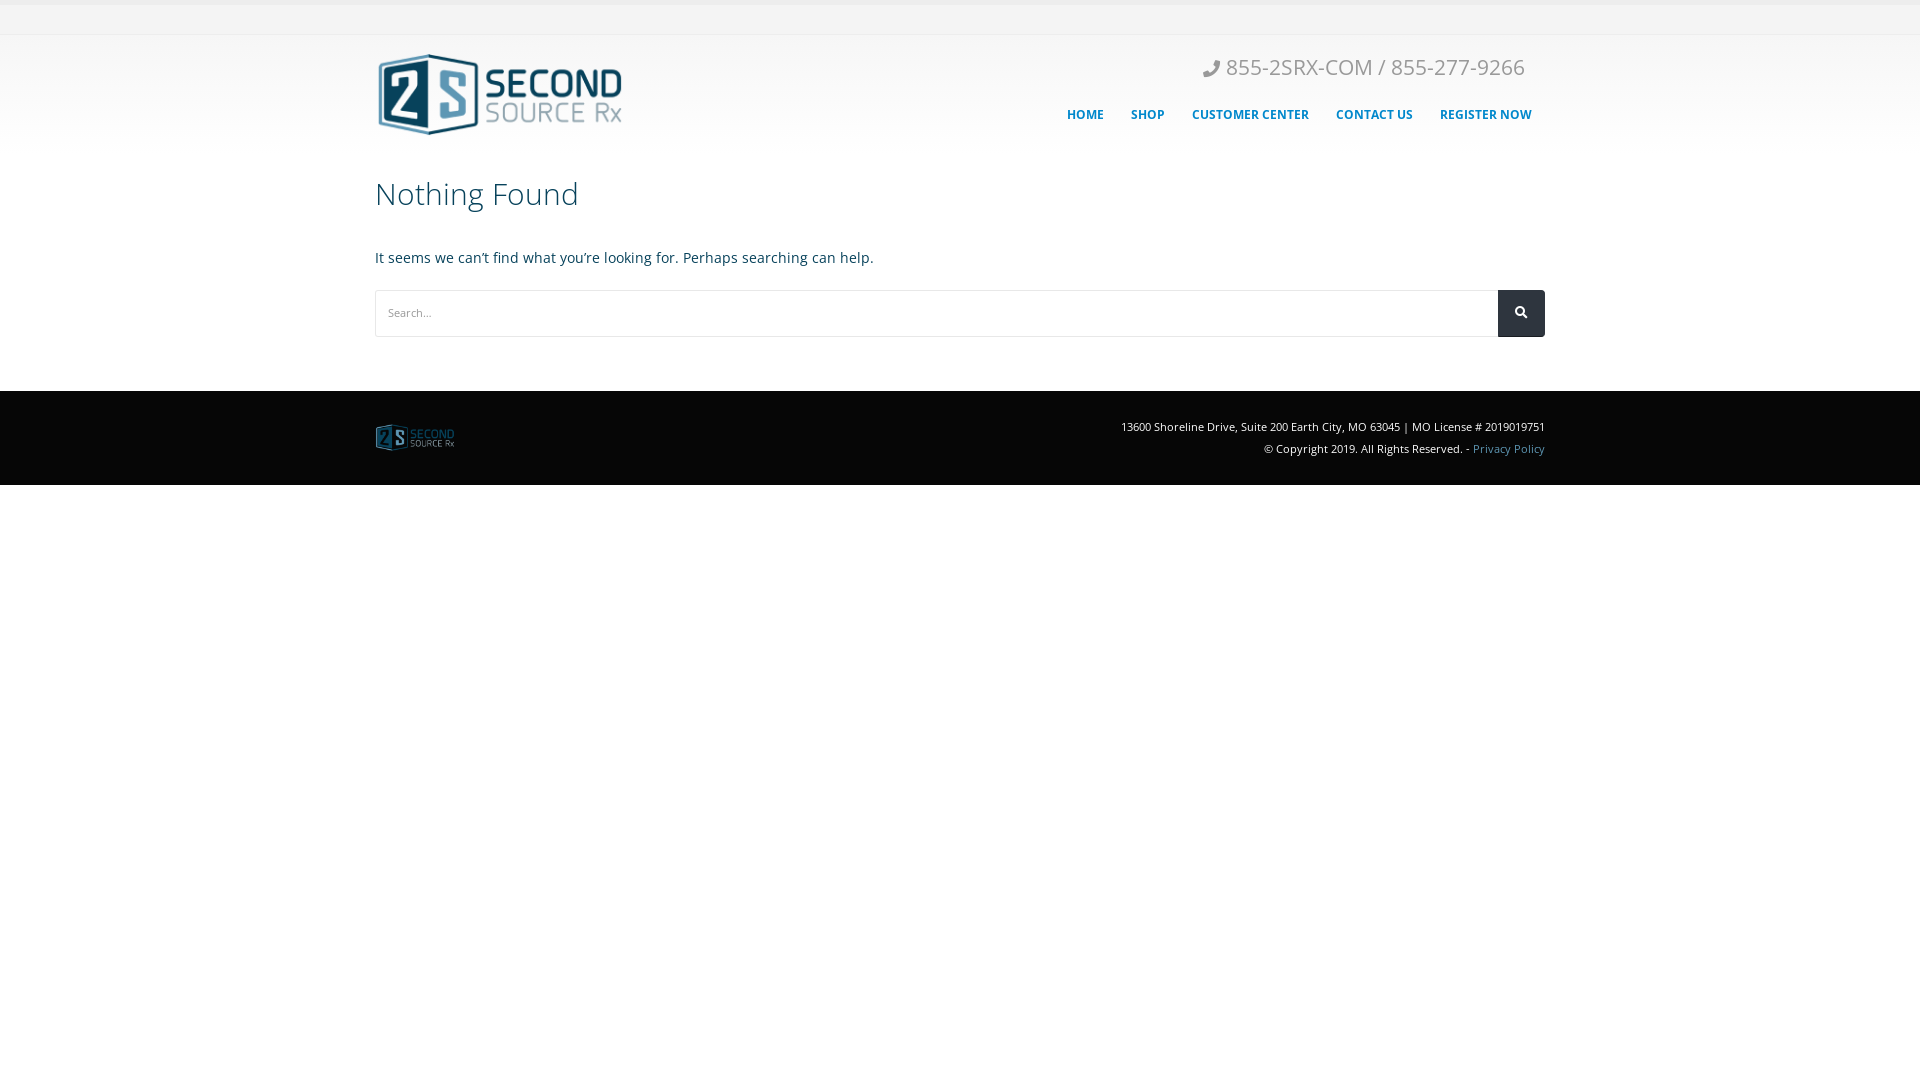  Describe the element at coordinates (1508, 447) in the screenshot. I see `'Privacy Policy'` at that location.